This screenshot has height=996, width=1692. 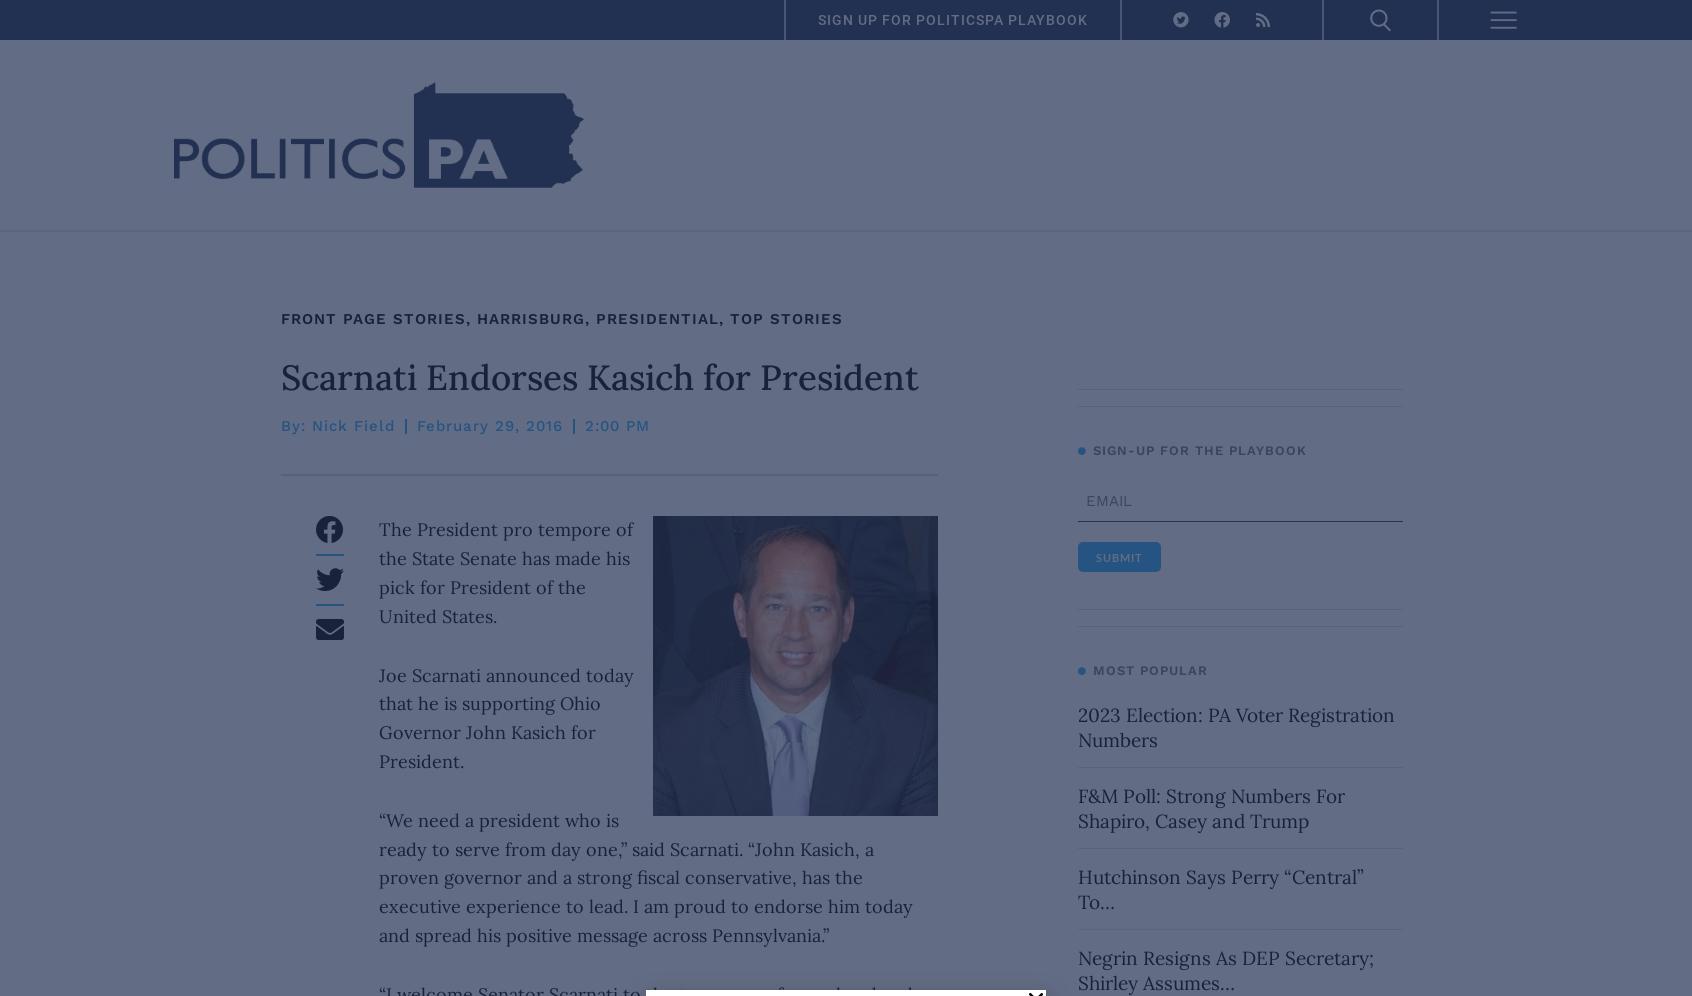 I want to click on 'Scarnati Endorses Kasich for President', so click(x=281, y=376).